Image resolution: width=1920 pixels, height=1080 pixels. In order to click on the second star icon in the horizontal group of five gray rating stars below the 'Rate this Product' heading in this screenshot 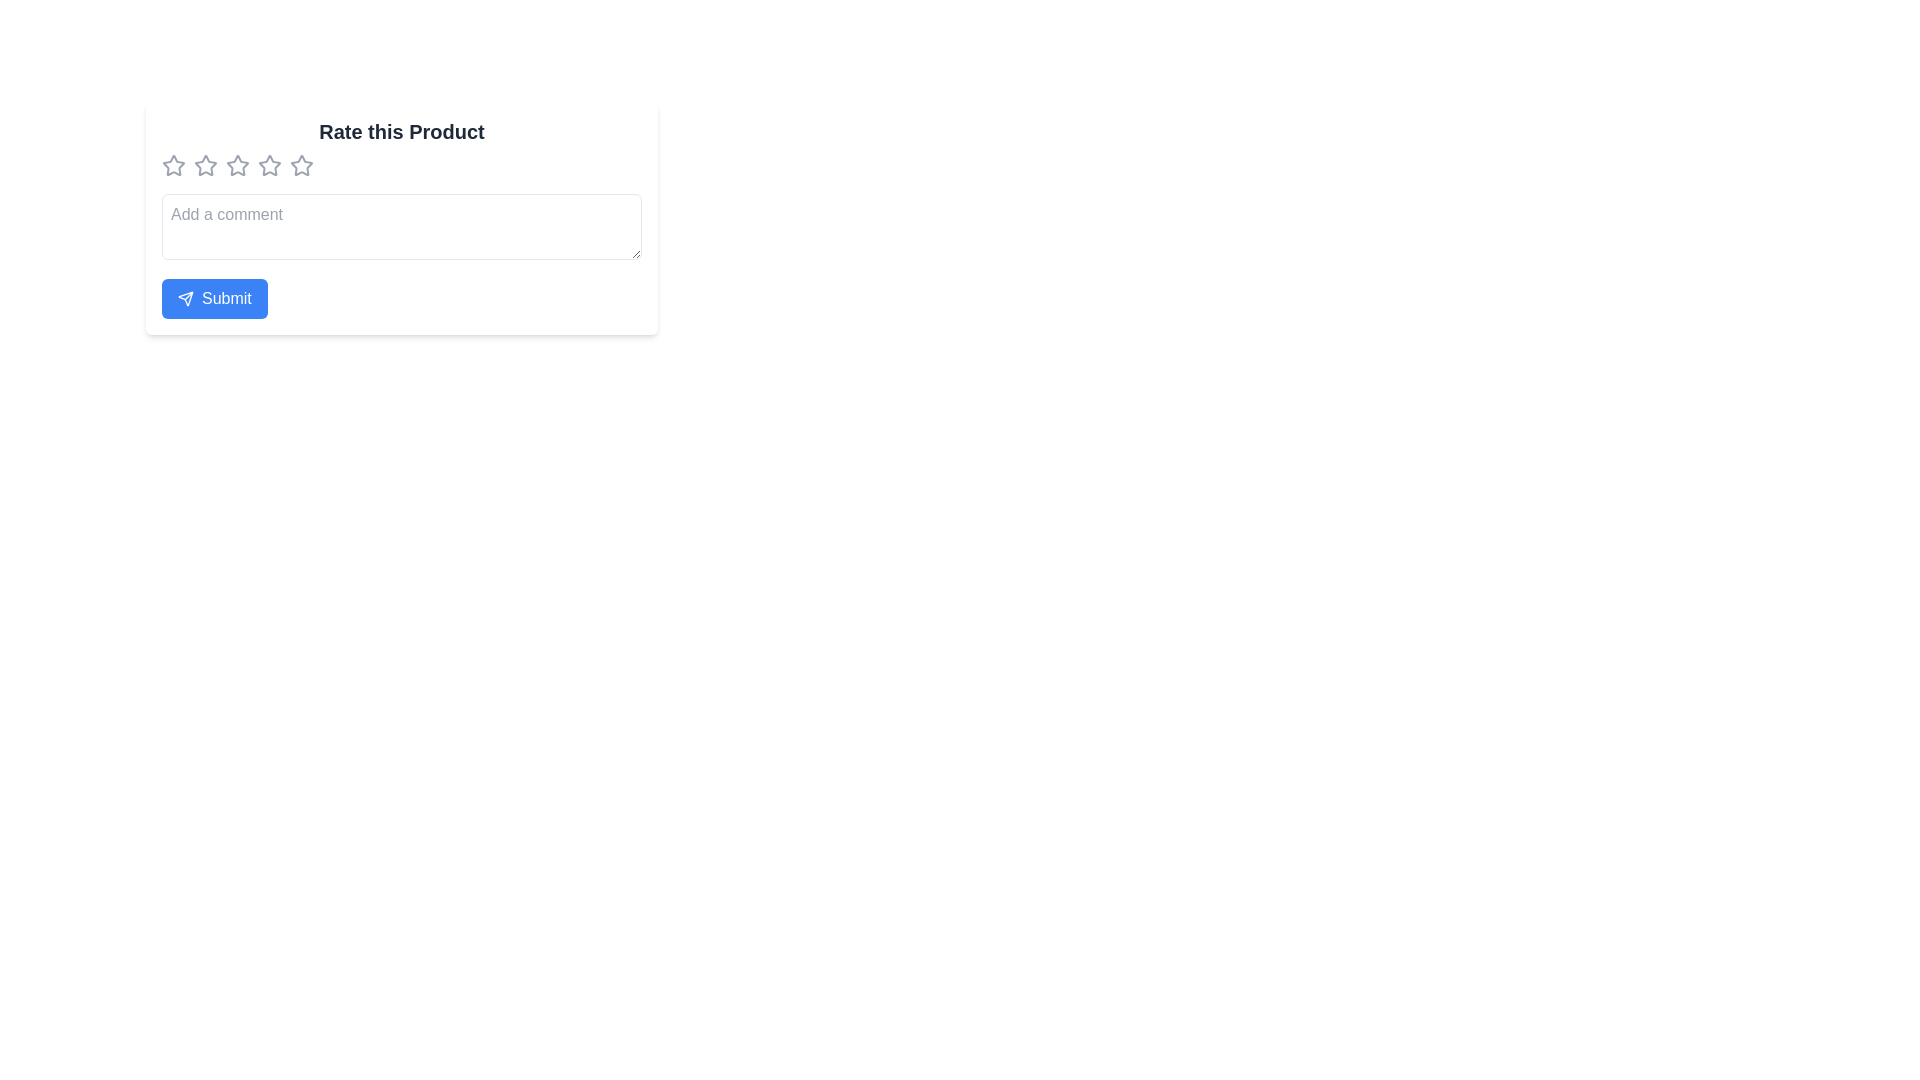, I will do `click(206, 164)`.